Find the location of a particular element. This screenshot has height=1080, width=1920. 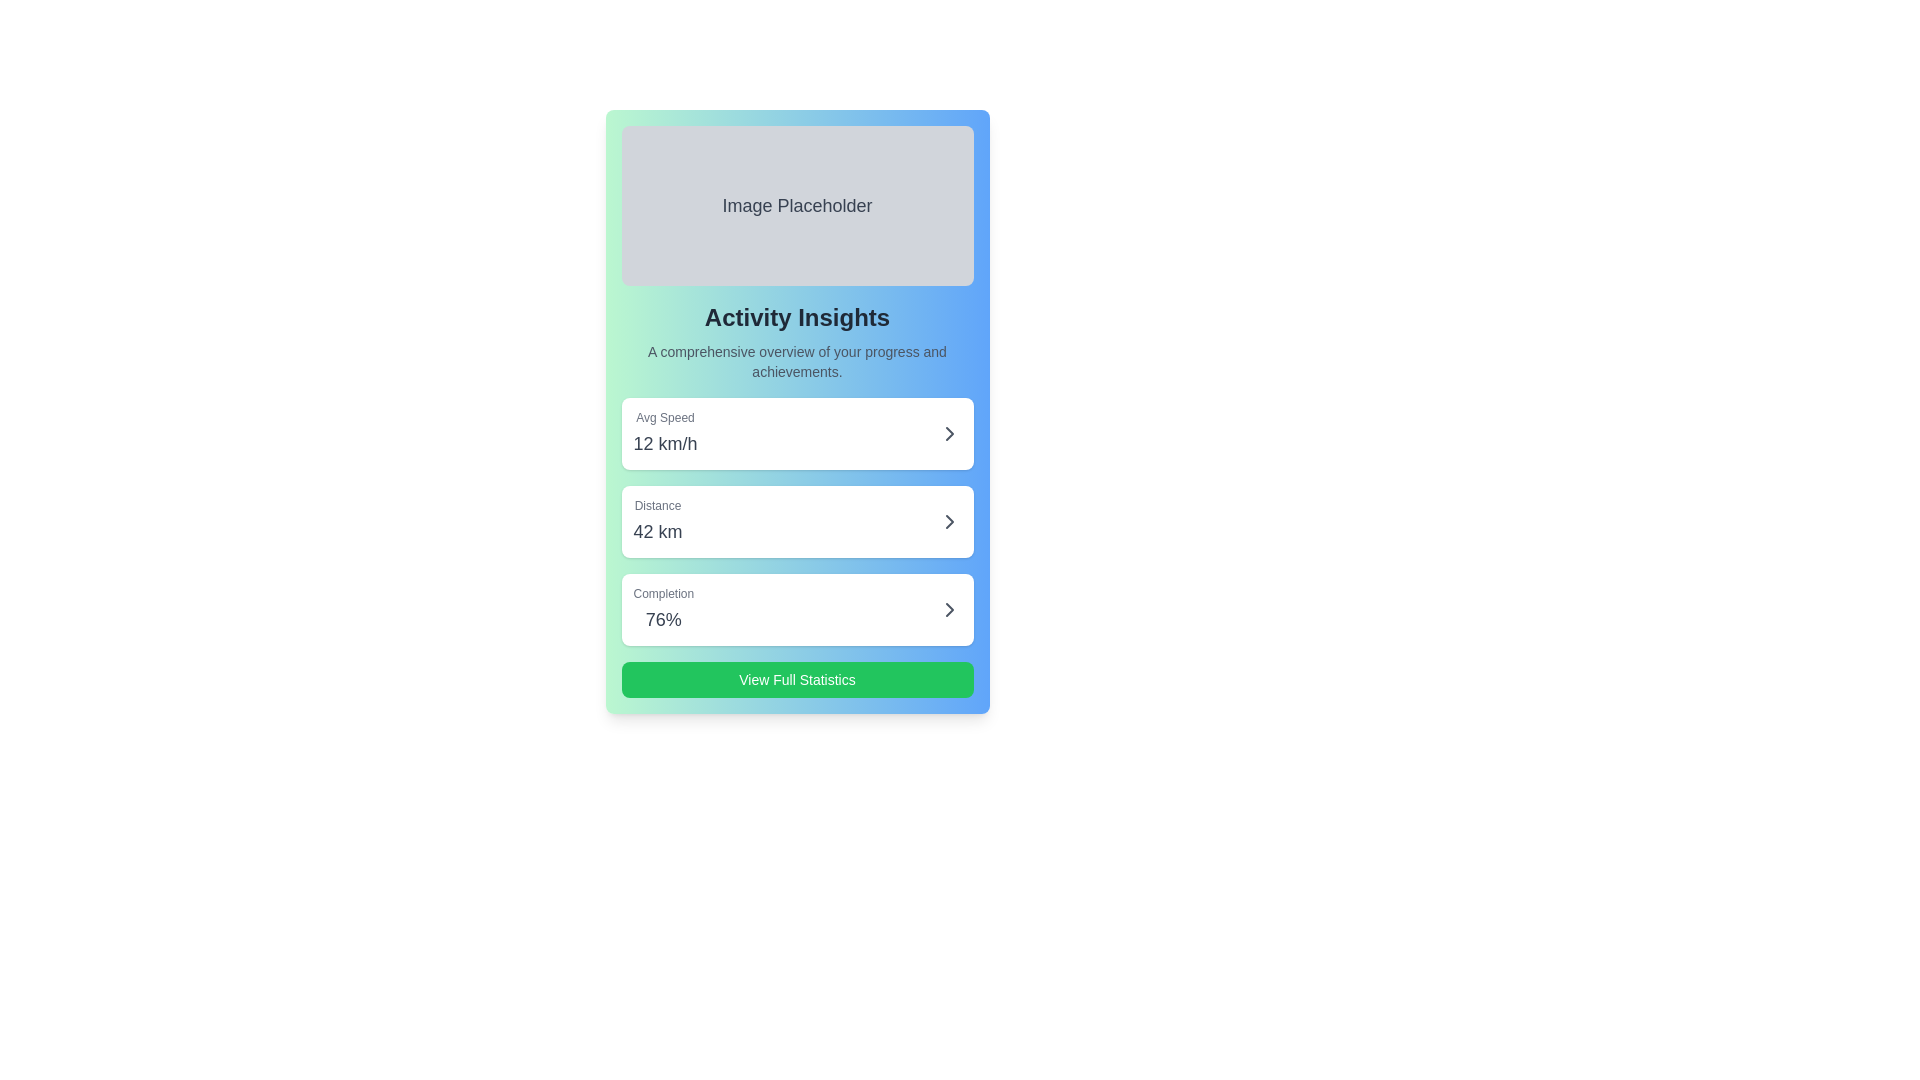

percentage completion value displayed in the Informational text group, which is located within the second-to-last white card in the 'Activity Insights' section and is left-aligned with a chevron arrow icon on the right is located at coordinates (663, 608).